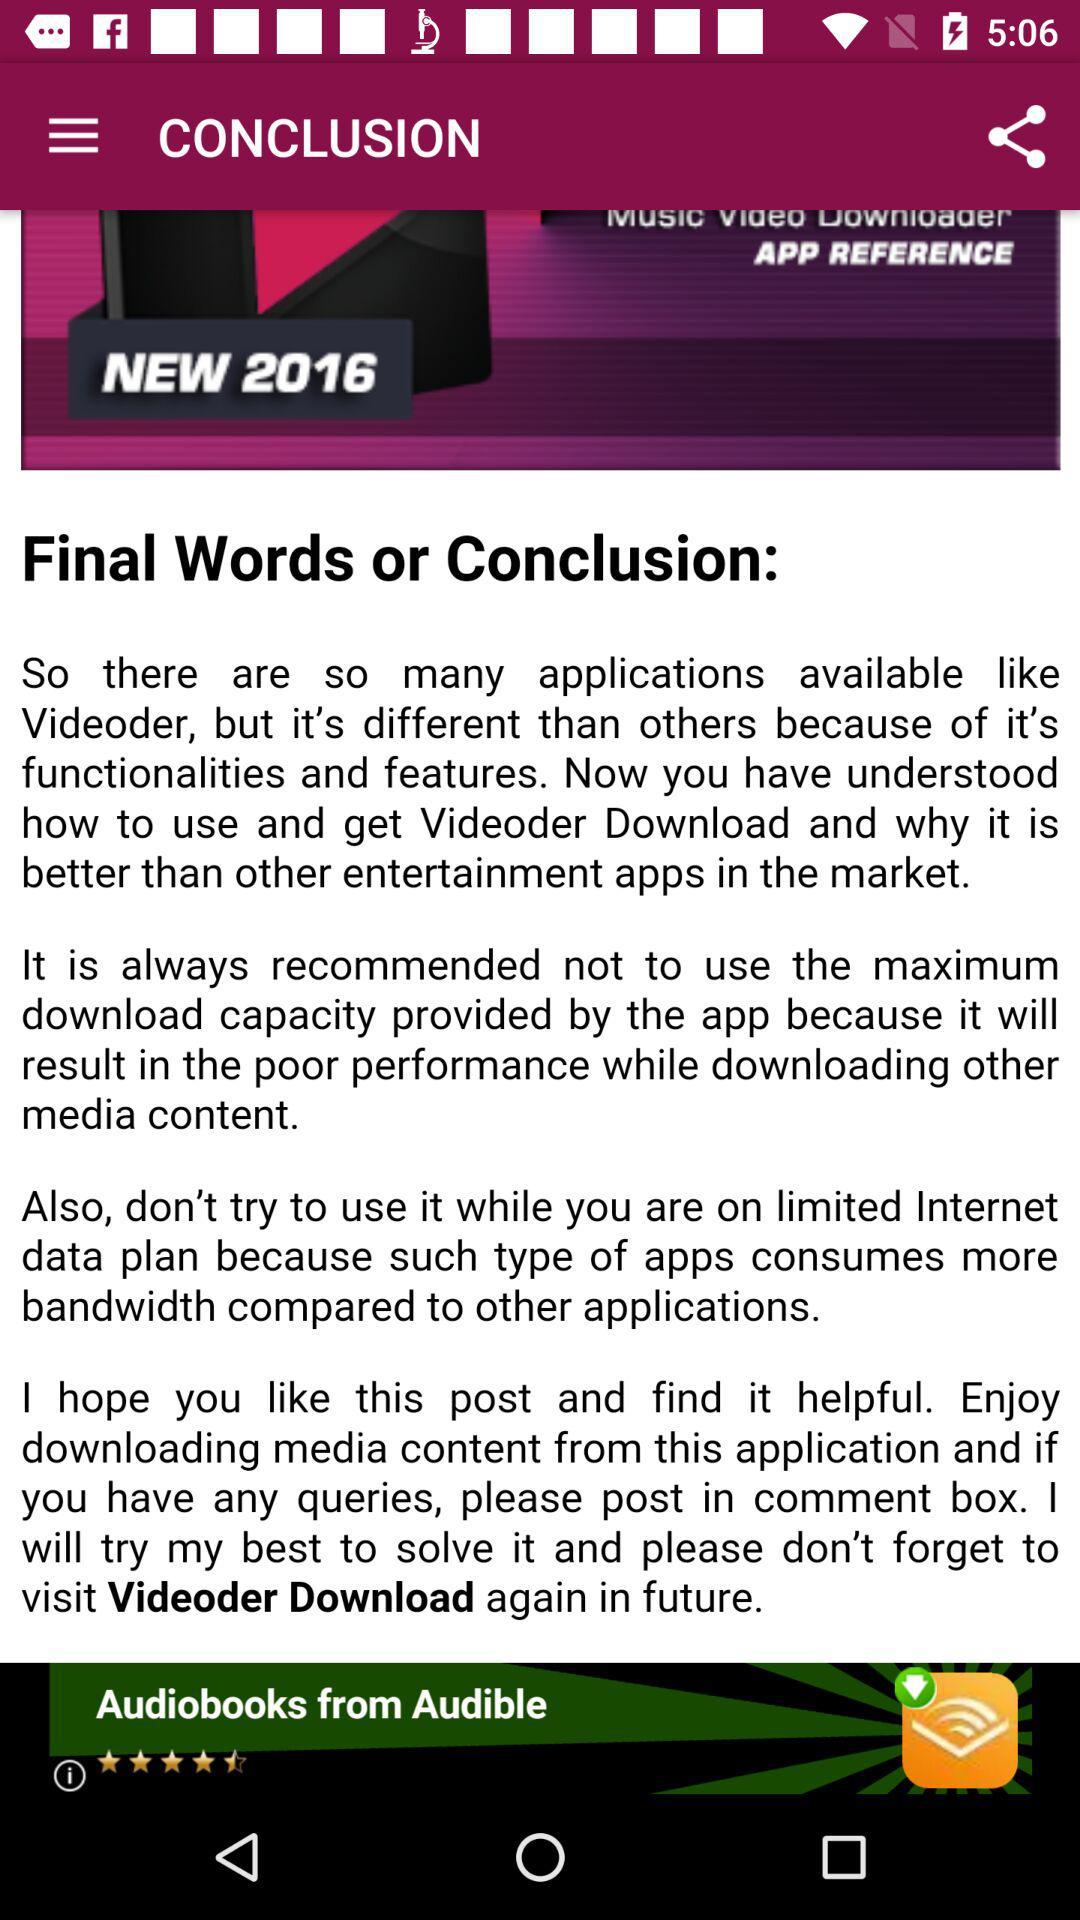  Describe the element at coordinates (538, 1727) in the screenshot. I see `advertisement in the bottom` at that location.